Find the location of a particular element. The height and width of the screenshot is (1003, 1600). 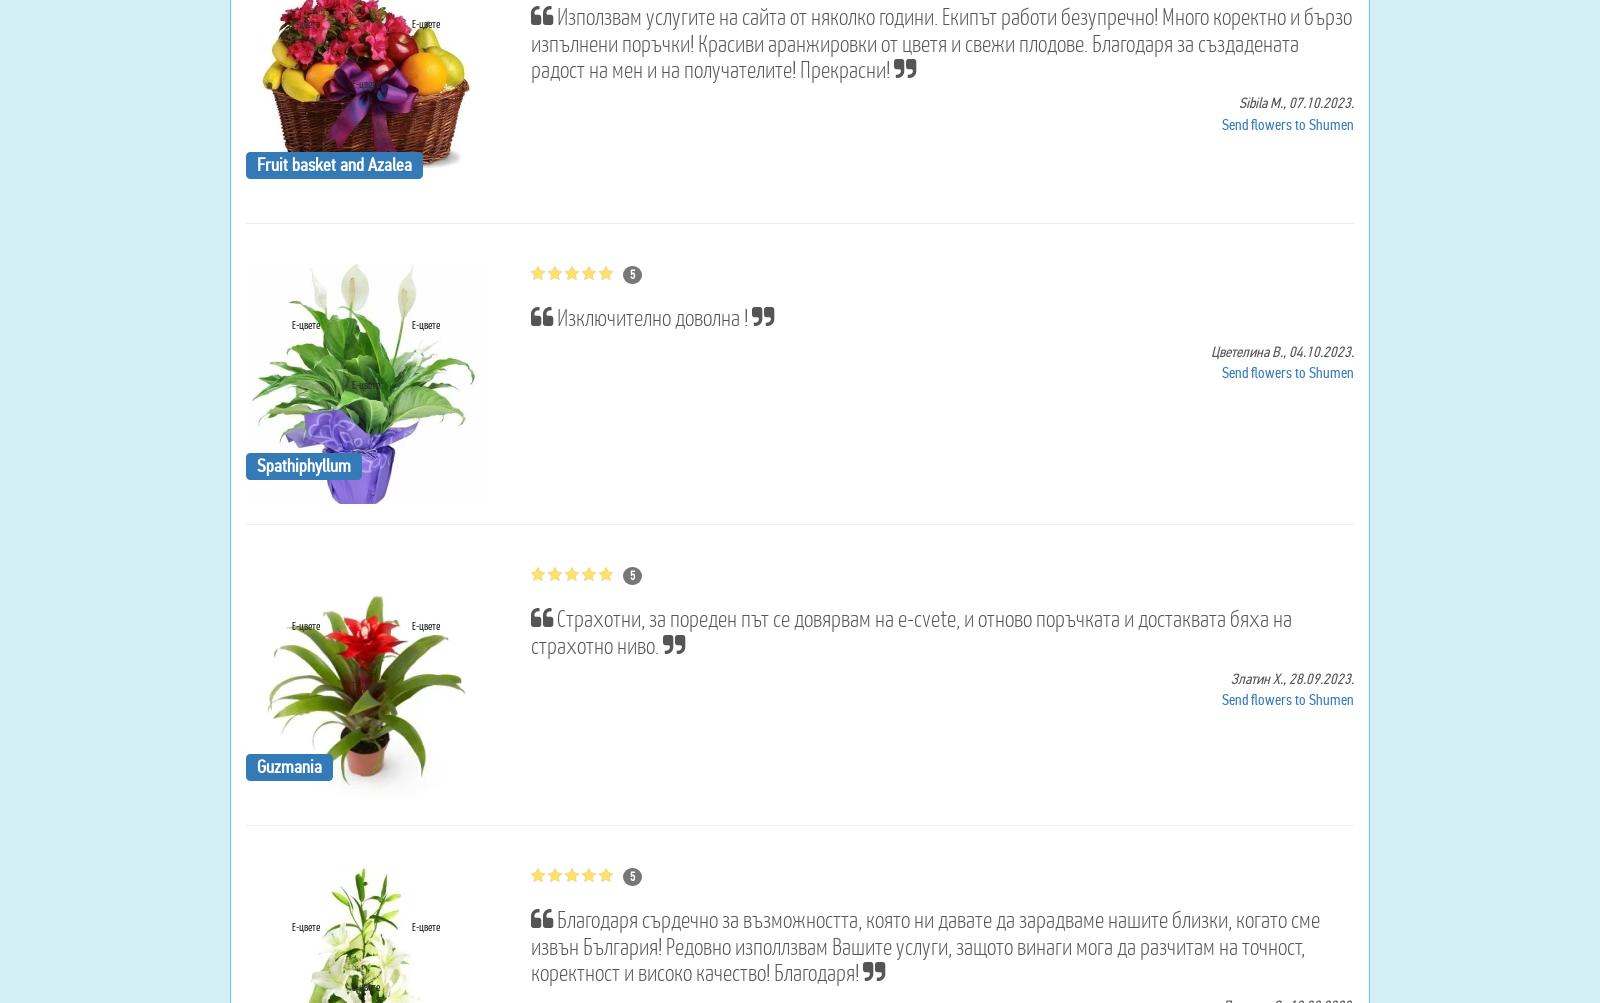

'Fruit basket and Azalea' is located at coordinates (333, 162).